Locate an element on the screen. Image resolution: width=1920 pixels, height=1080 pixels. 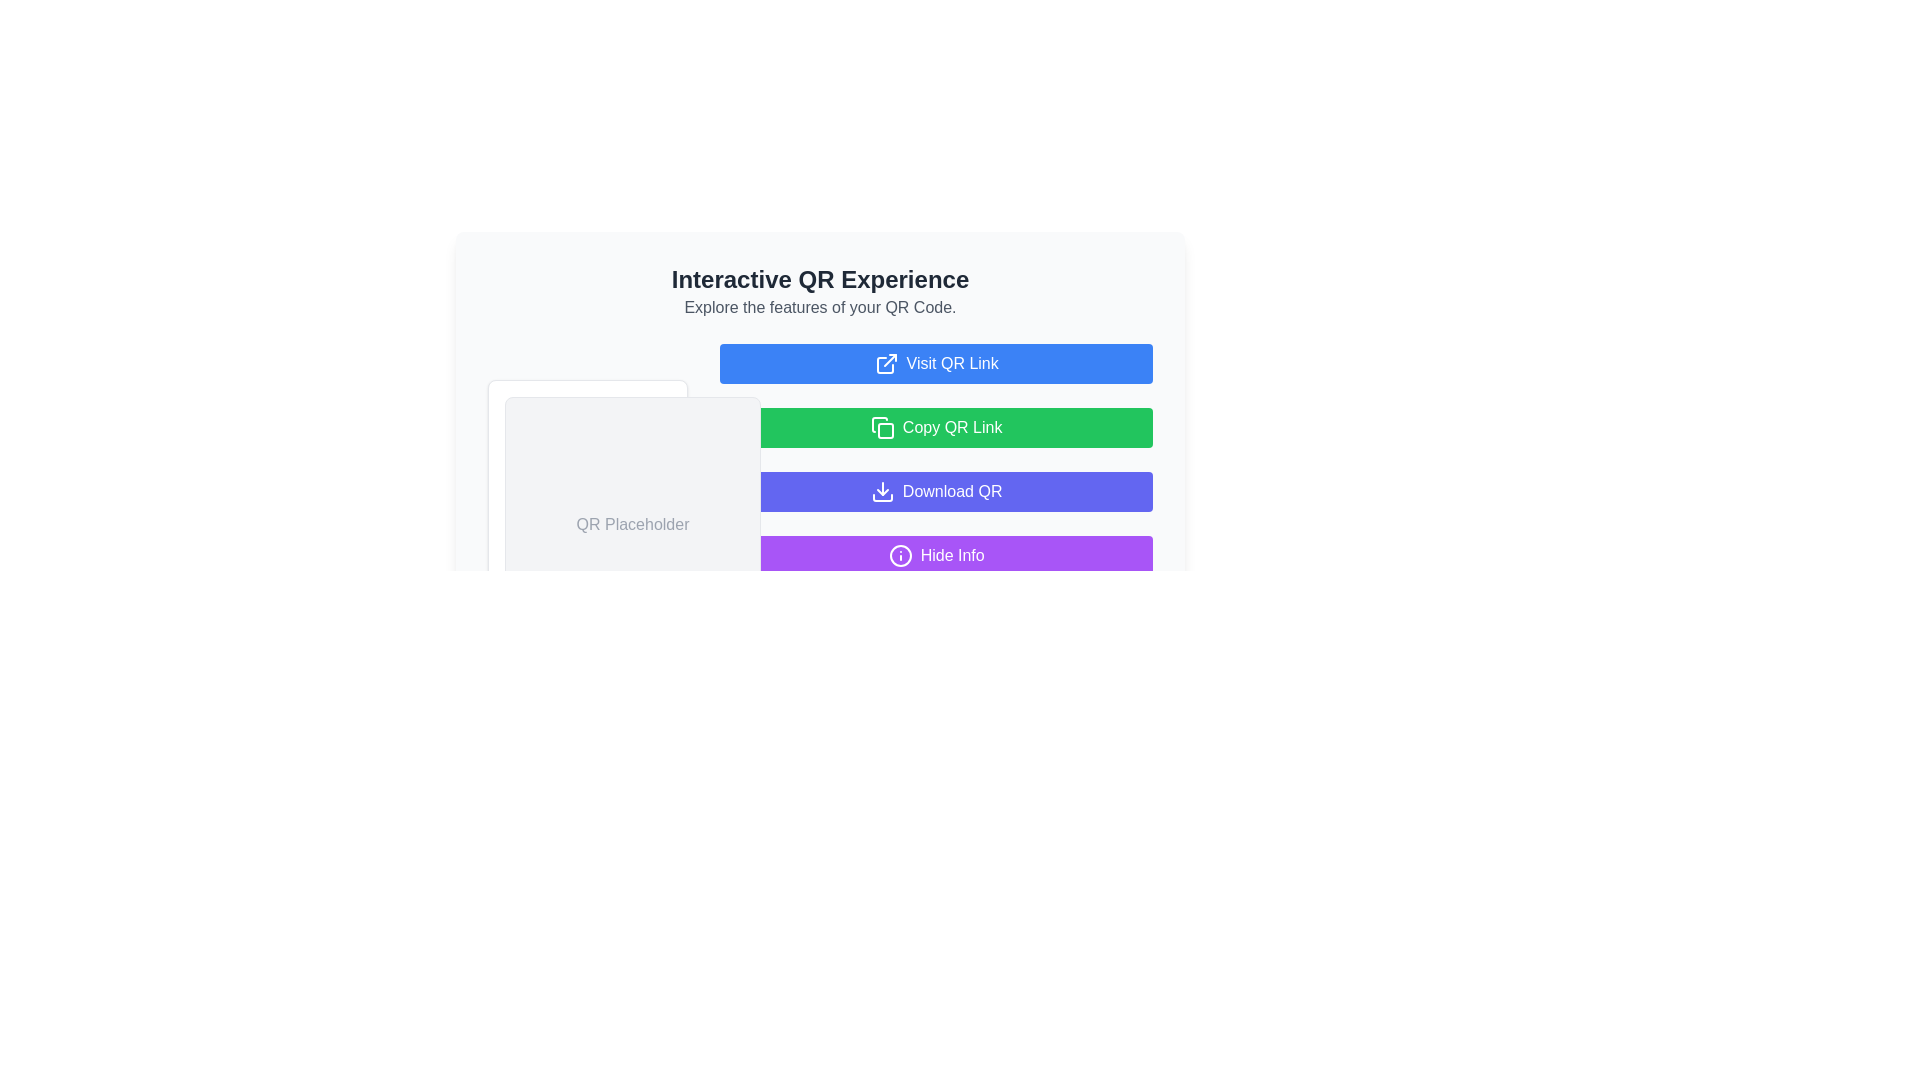
the 'Download QR Code' button is located at coordinates (935, 492).